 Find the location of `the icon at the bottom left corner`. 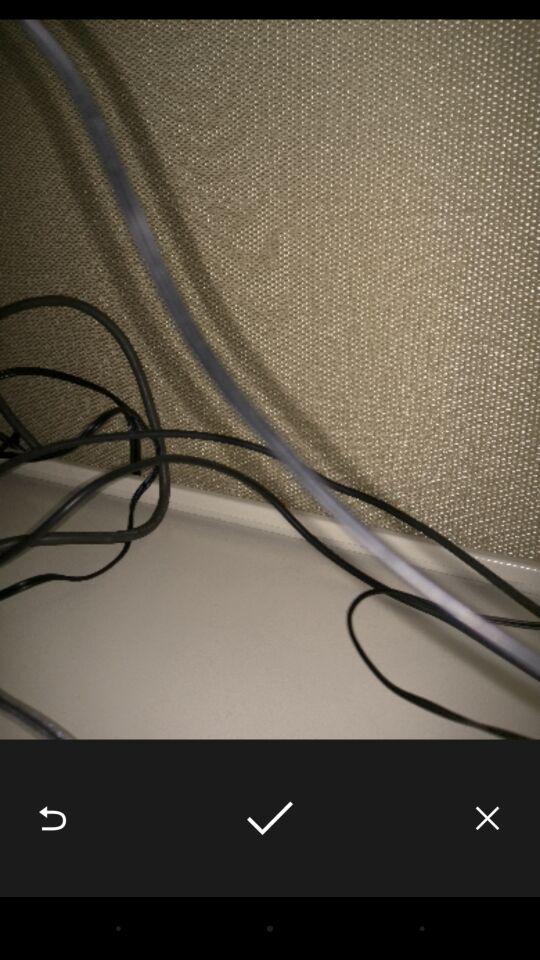

the icon at the bottom left corner is located at coordinates (52, 818).